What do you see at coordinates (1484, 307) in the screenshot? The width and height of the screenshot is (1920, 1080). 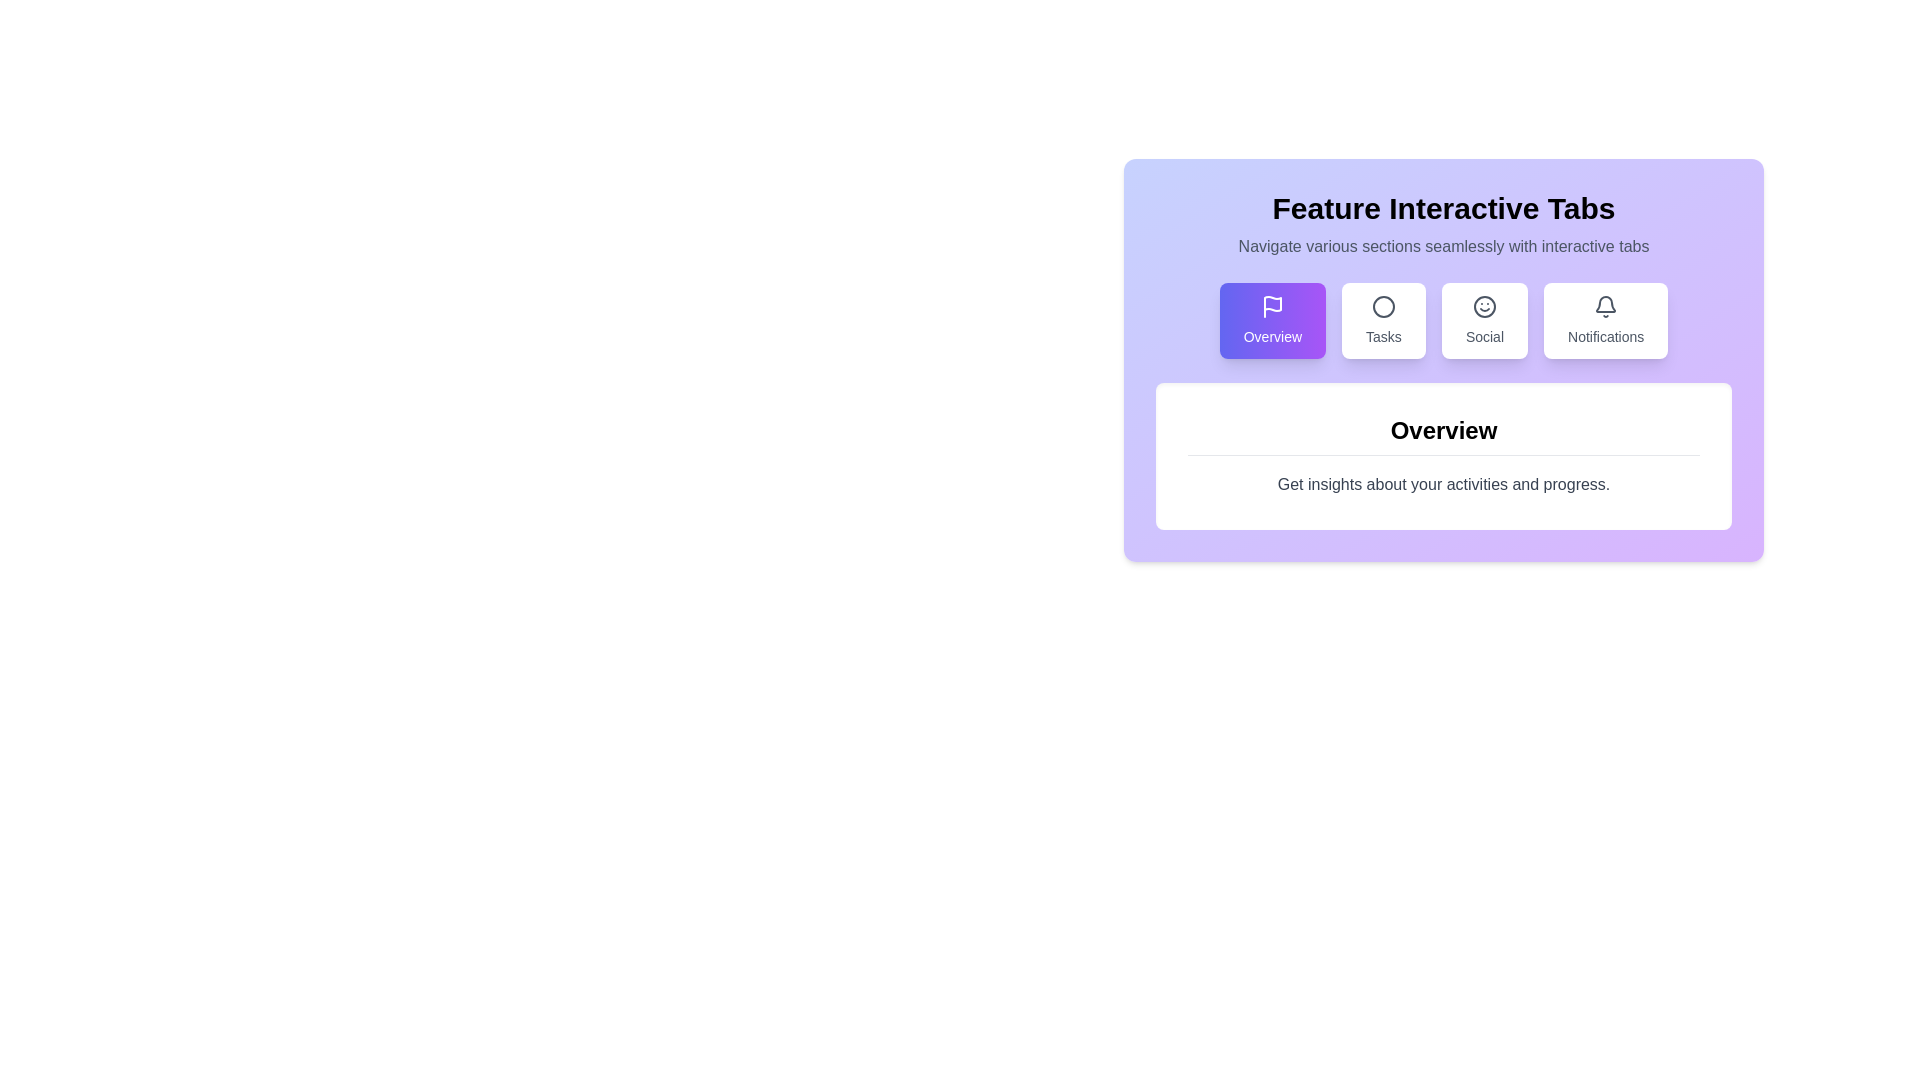 I see `the smiley face icon located in the 'Social' tab` at bounding box center [1484, 307].